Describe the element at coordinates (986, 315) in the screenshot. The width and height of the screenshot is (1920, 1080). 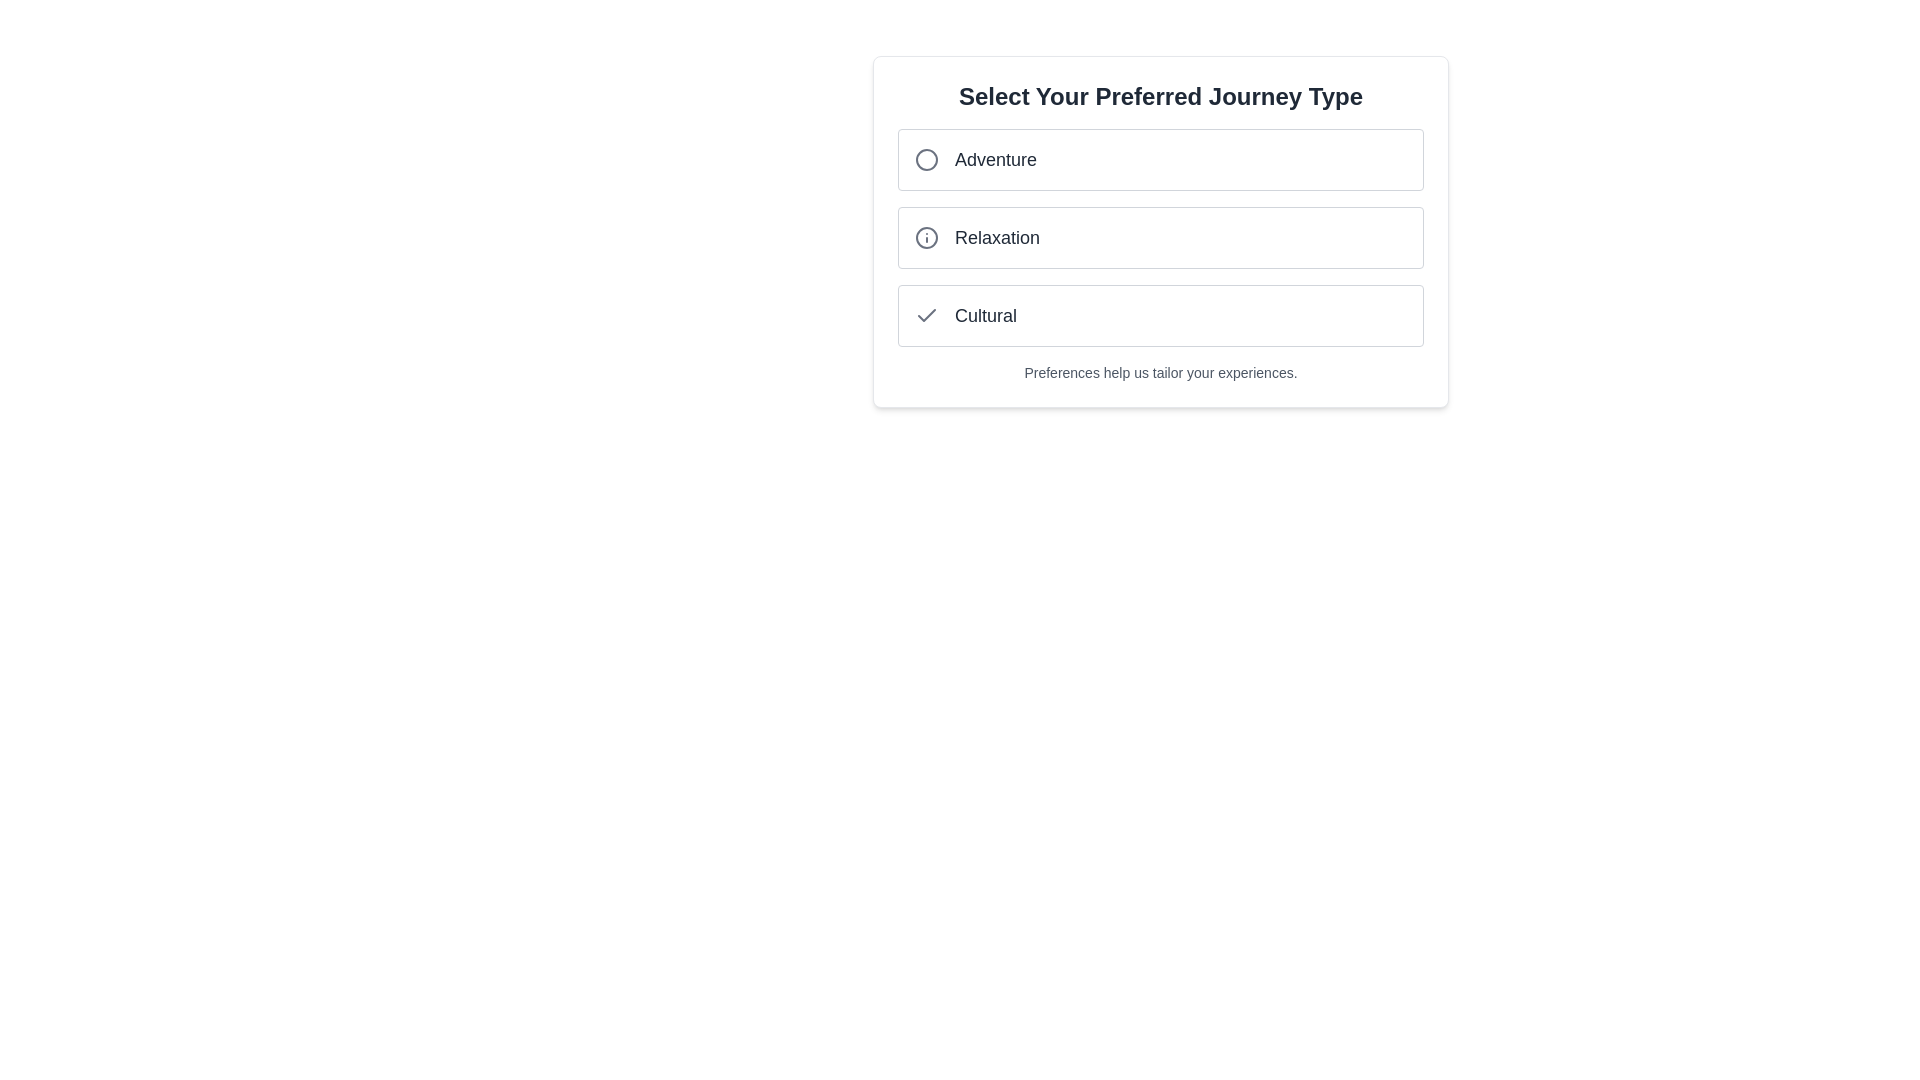
I see `the text label 'Cultural' to provide additional context for users selecting their preferred journey type` at that location.